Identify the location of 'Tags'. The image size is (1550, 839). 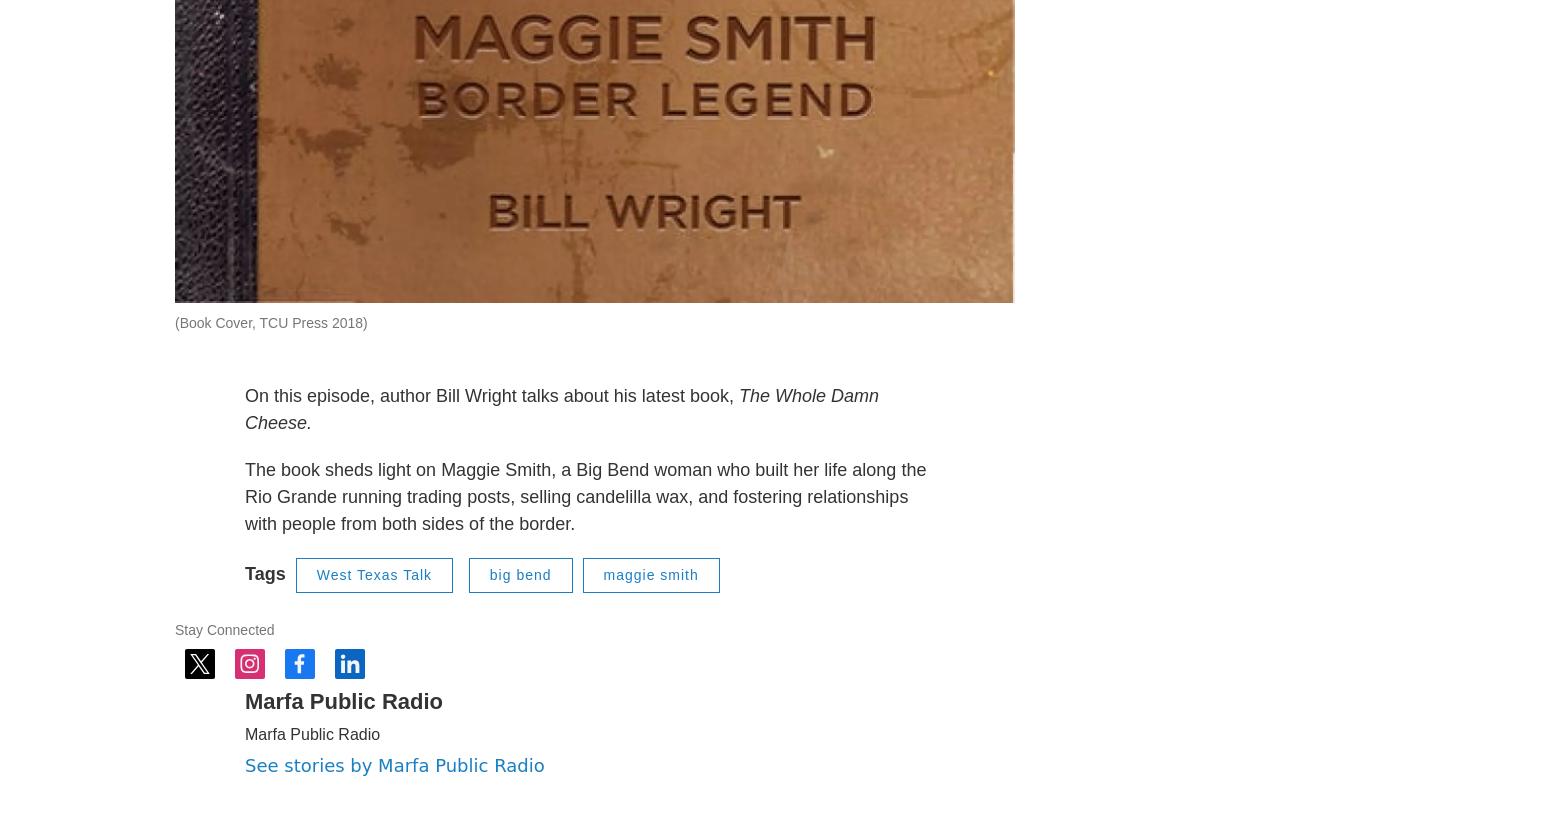
(265, 622).